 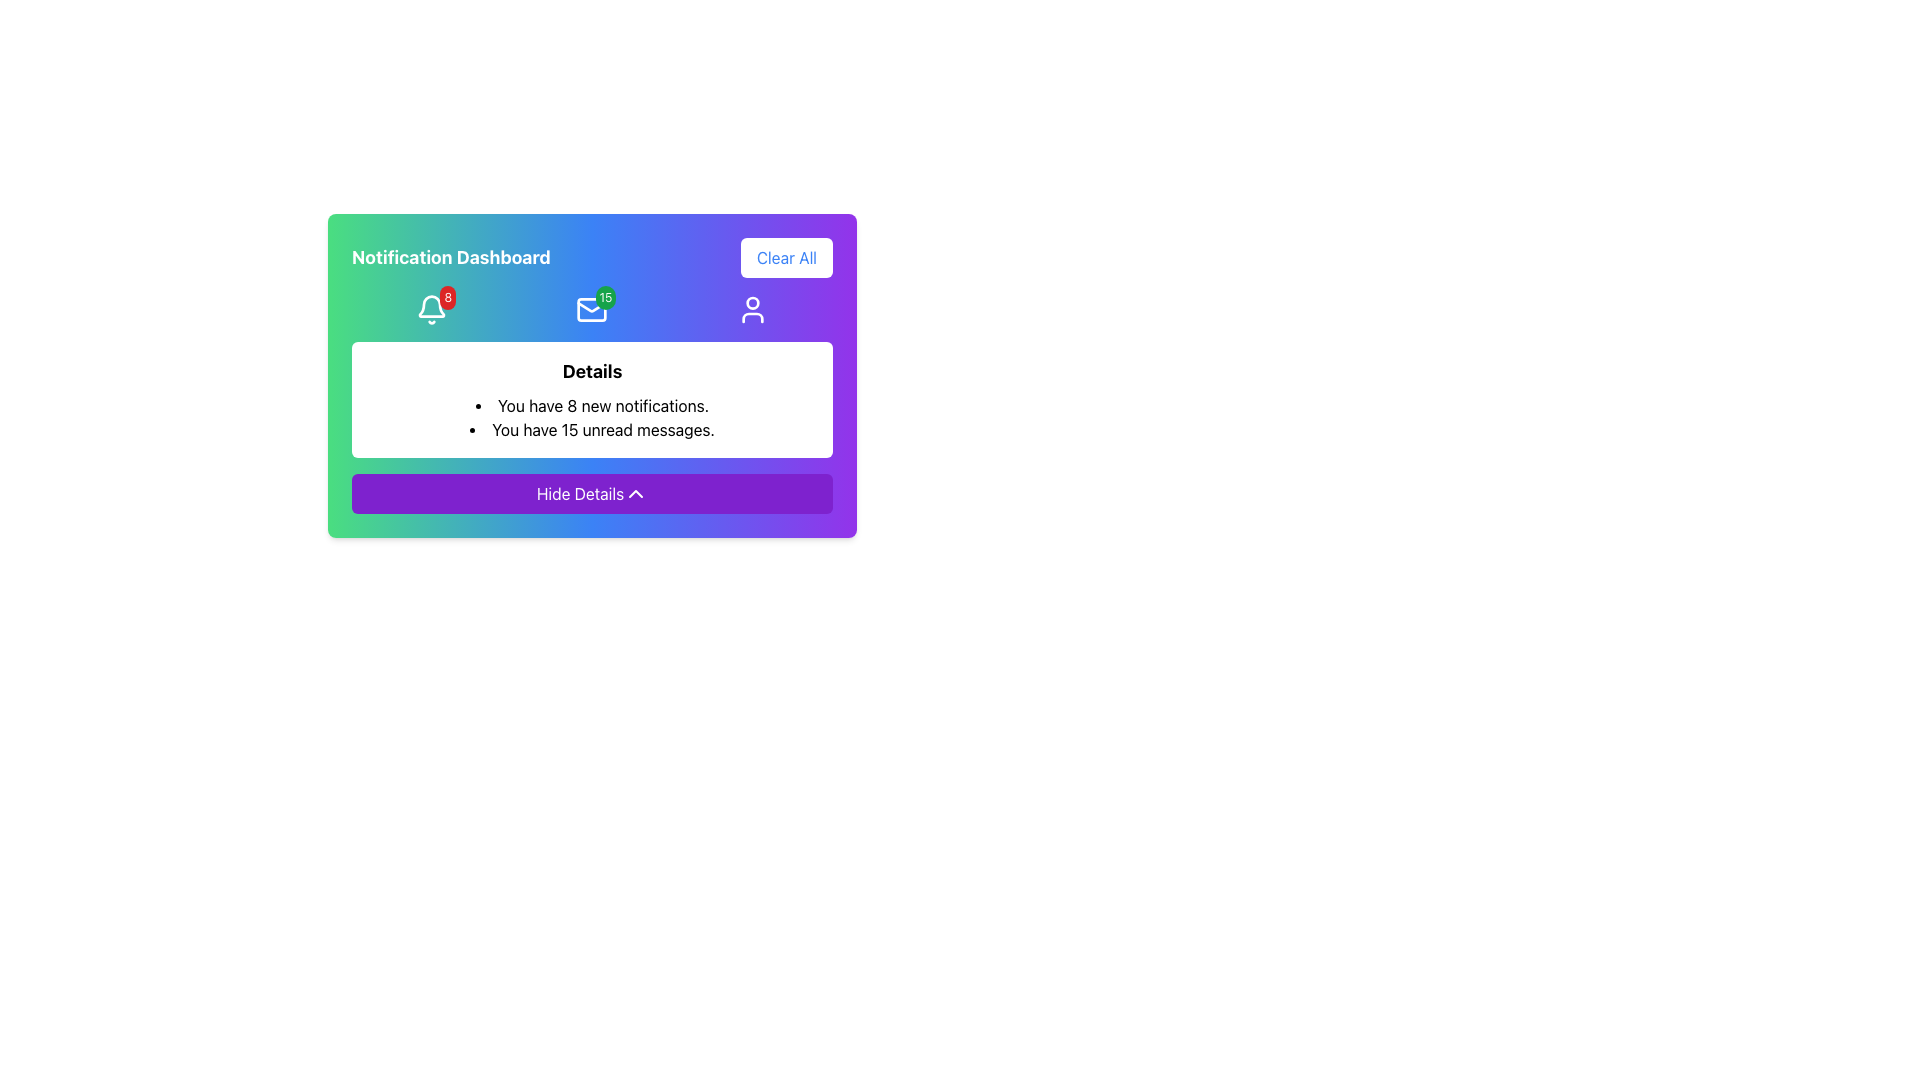 What do you see at coordinates (635, 493) in the screenshot?
I see `the icon located on the right side of the 'Hide Details' button` at bounding box center [635, 493].